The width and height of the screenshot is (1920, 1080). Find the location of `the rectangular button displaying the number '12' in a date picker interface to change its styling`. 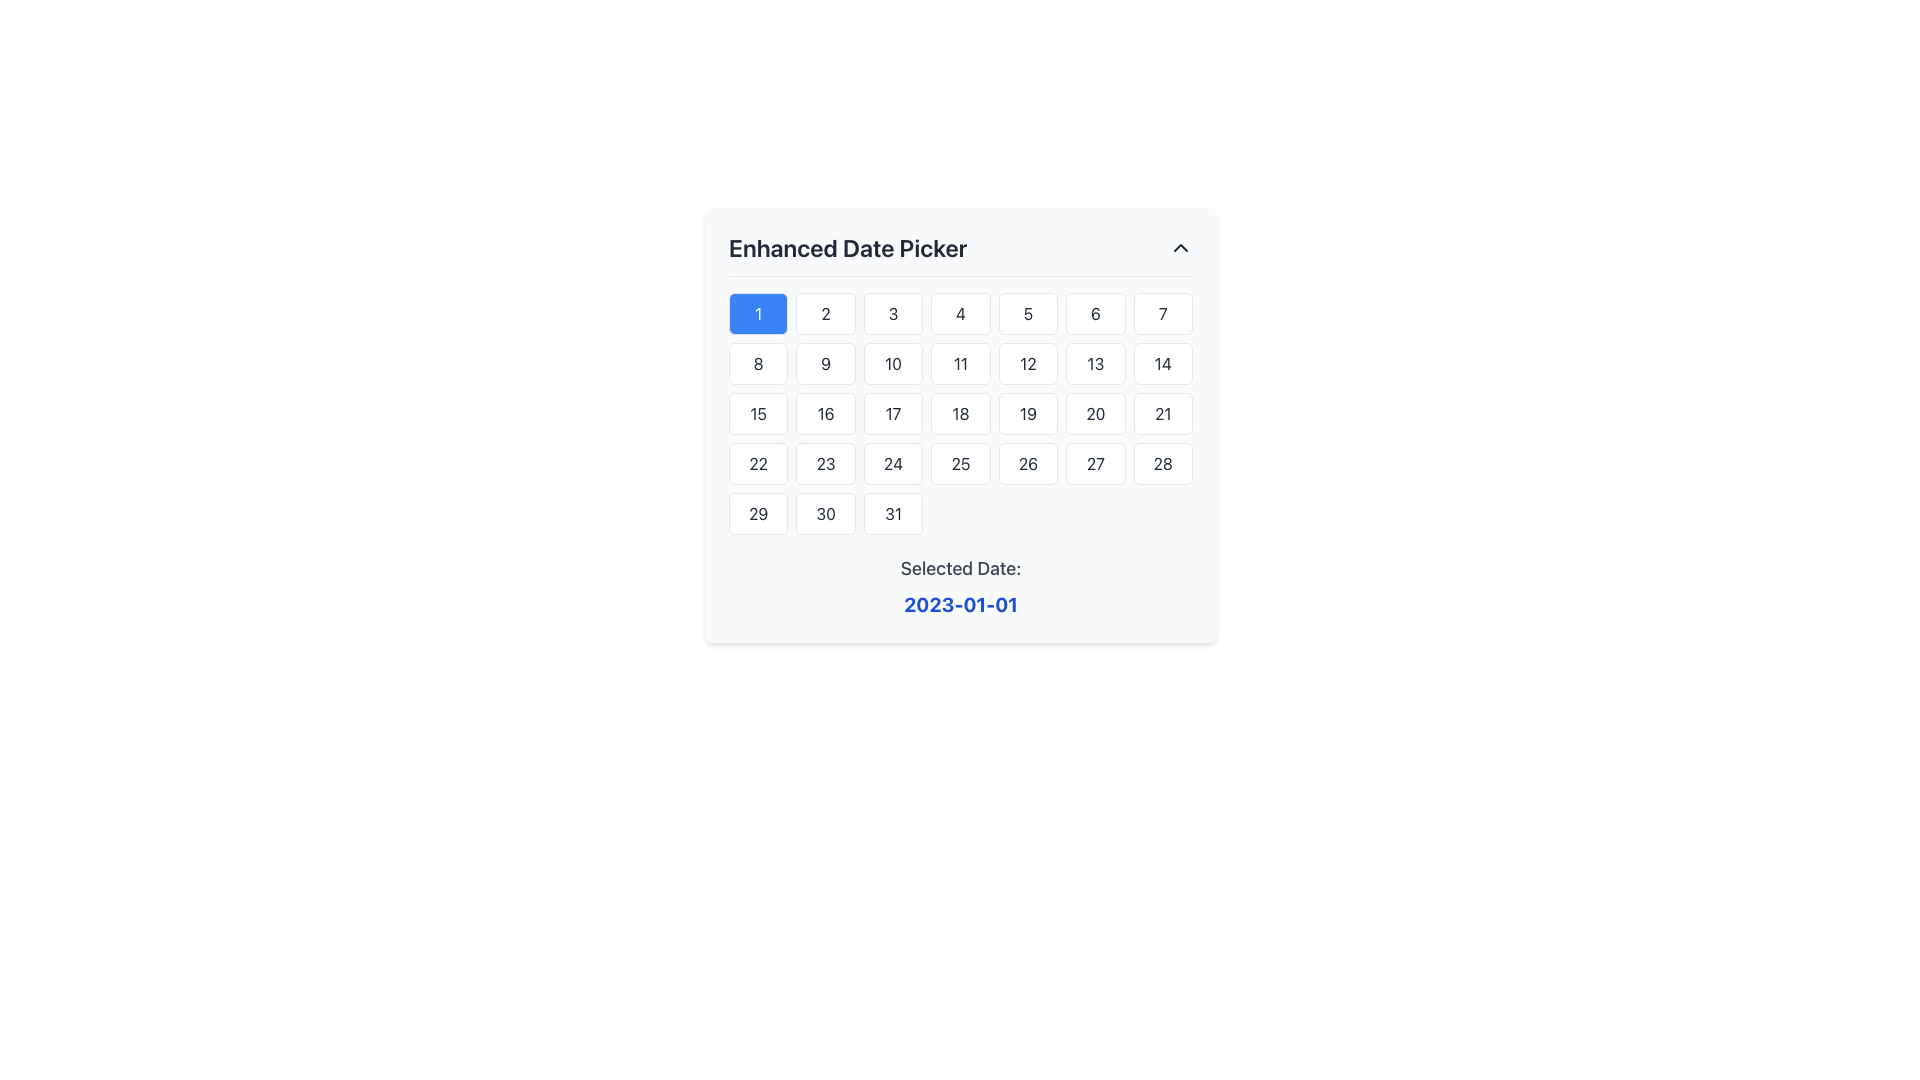

the rectangular button displaying the number '12' in a date picker interface to change its styling is located at coordinates (1028, 363).